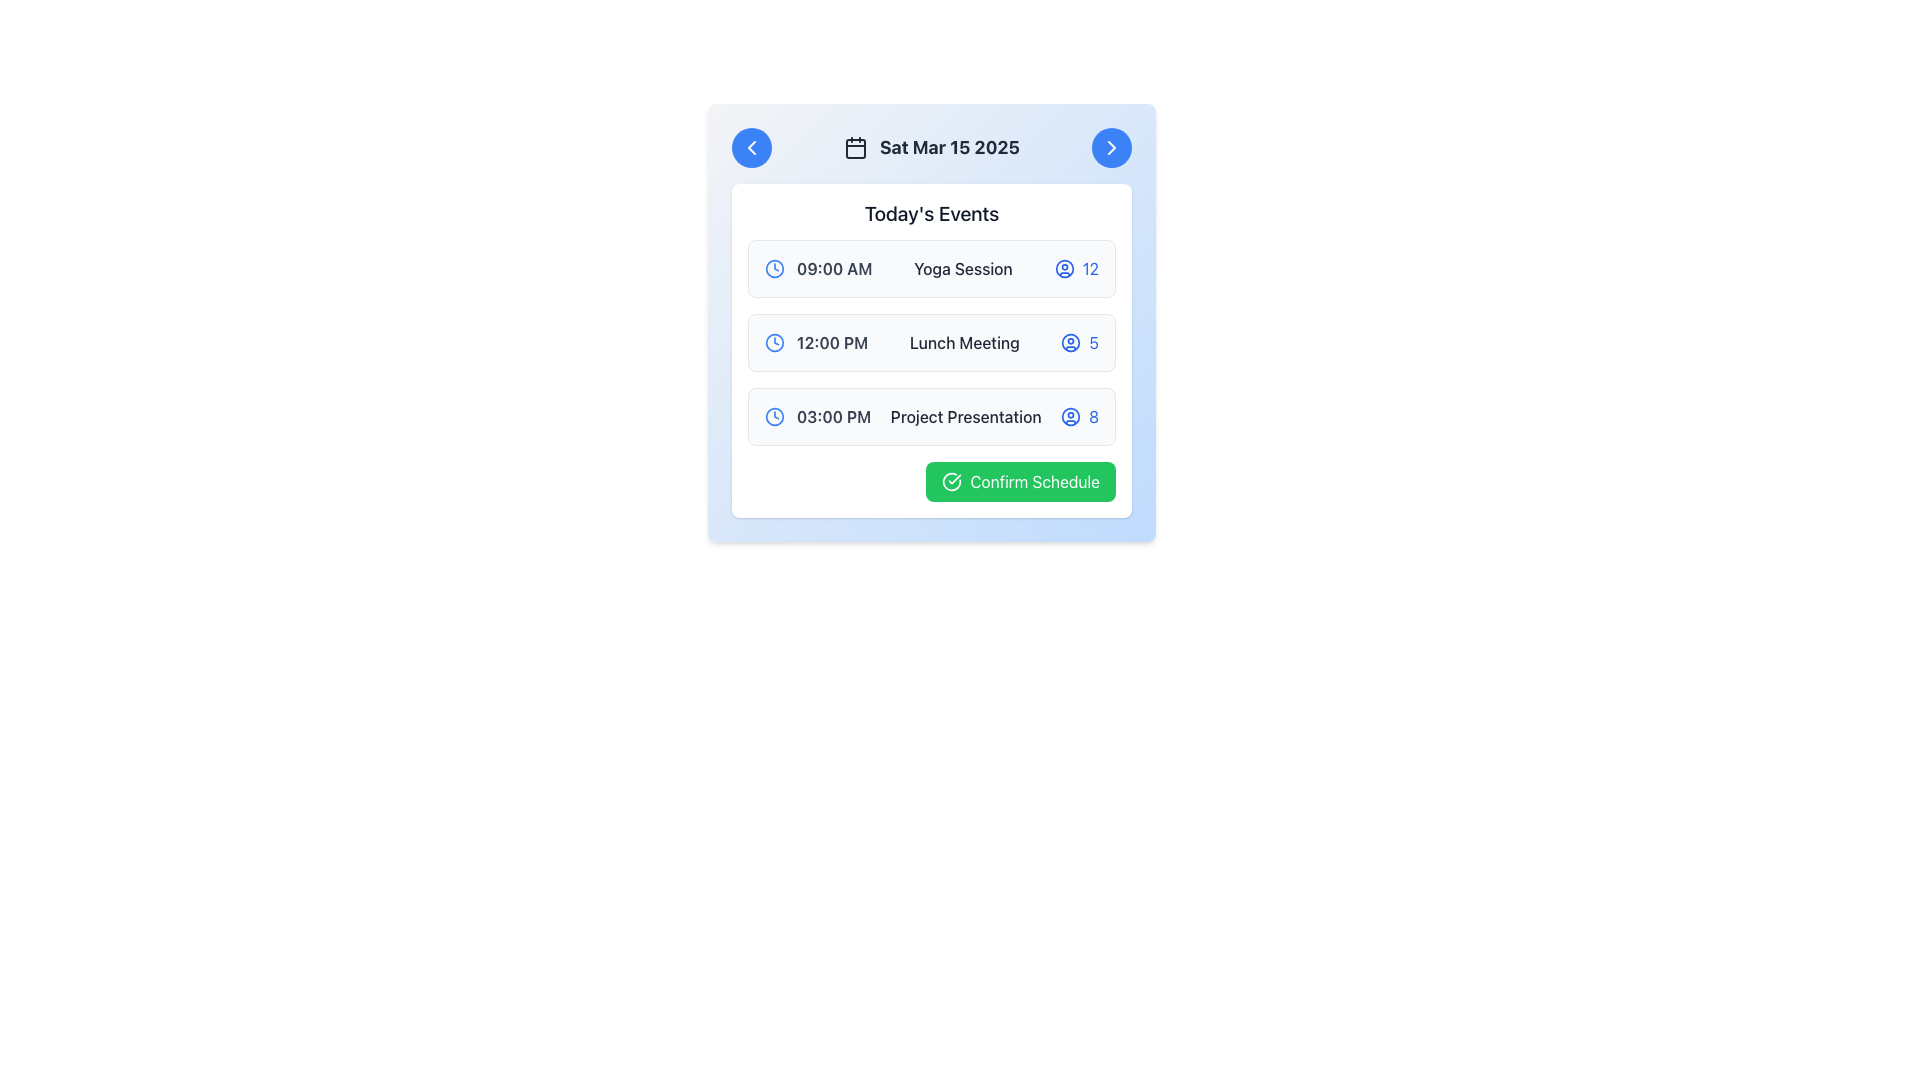 The width and height of the screenshot is (1920, 1080). What do you see at coordinates (1021, 482) in the screenshot?
I see `the confirmation button located at the bottom-right of the event card to confirm the schedule selection` at bounding box center [1021, 482].